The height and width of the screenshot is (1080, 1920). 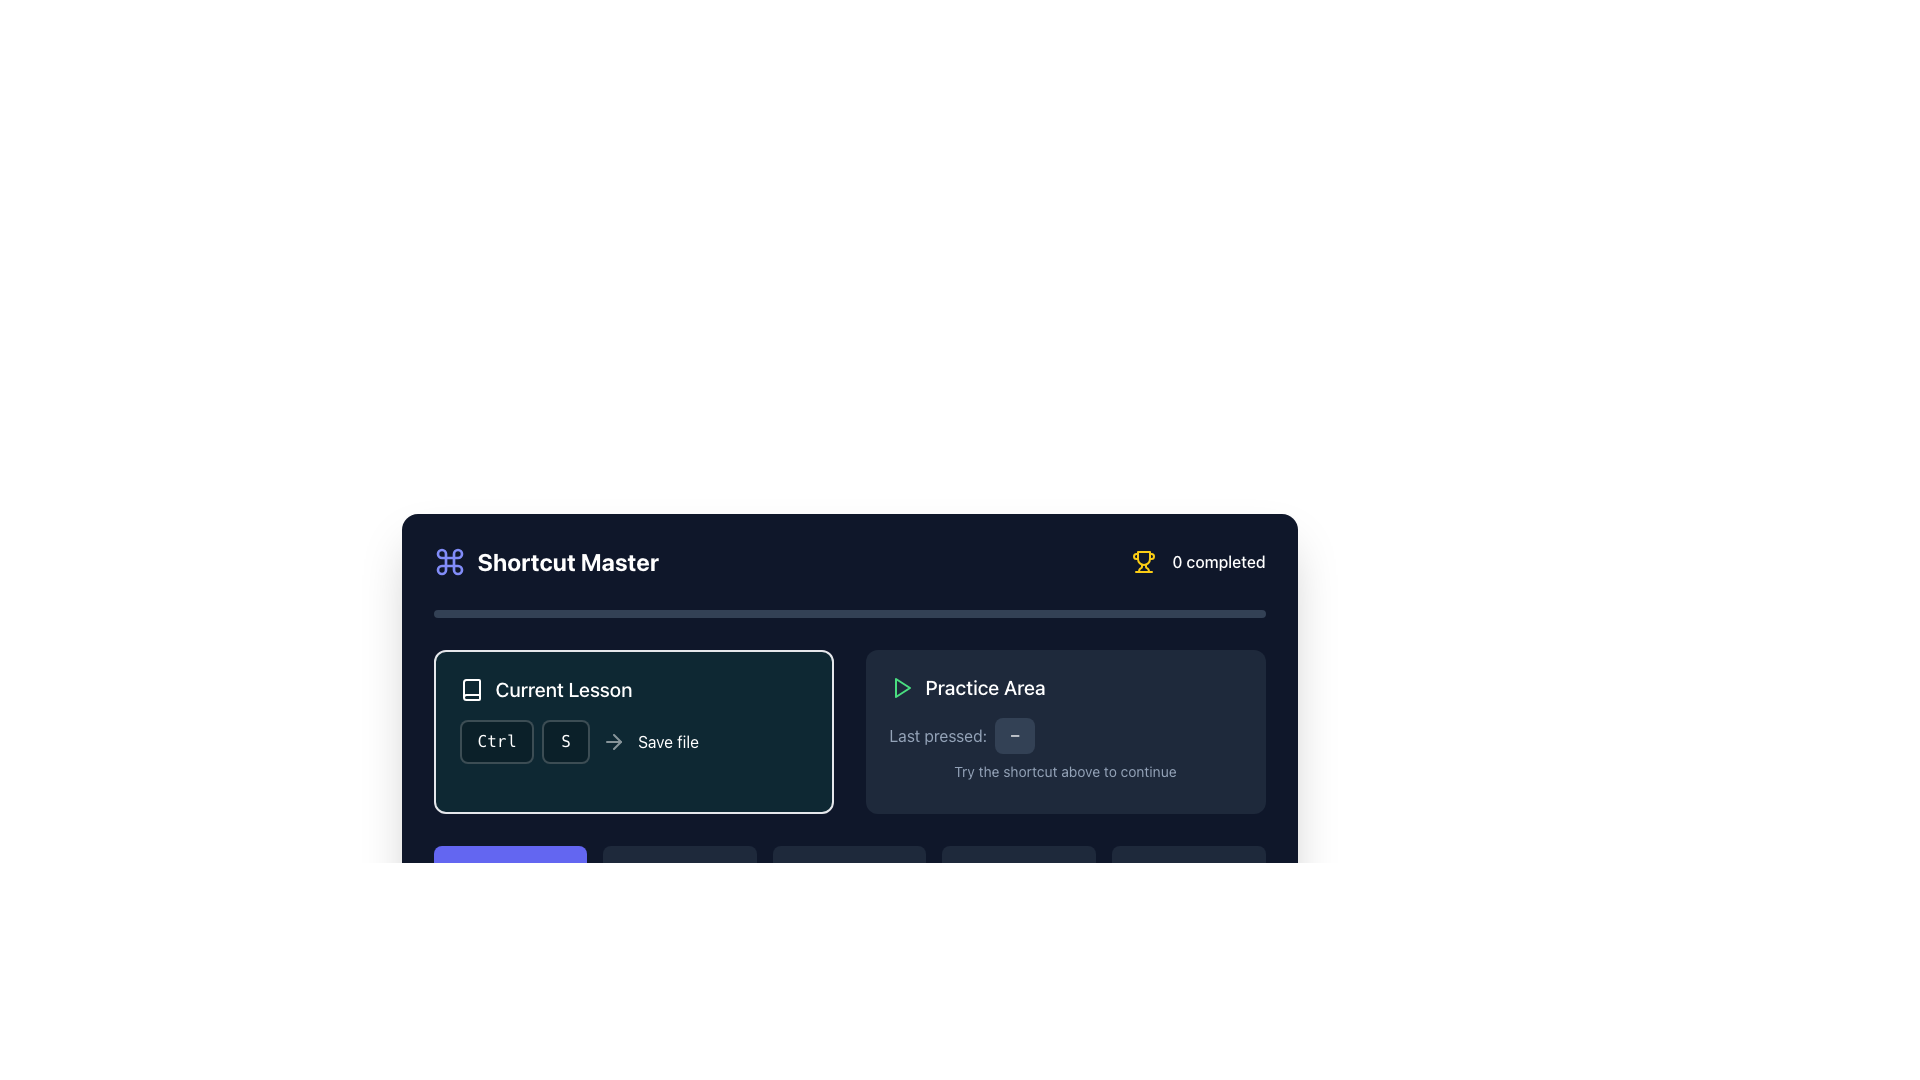 What do you see at coordinates (632, 732) in the screenshot?
I see `the 'Current Lesson' section, which has a dark green background and features a book icon along with the text 'Current Lesson' and the shortcut 'Ctrl S' for saving files` at bounding box center [632, 732].